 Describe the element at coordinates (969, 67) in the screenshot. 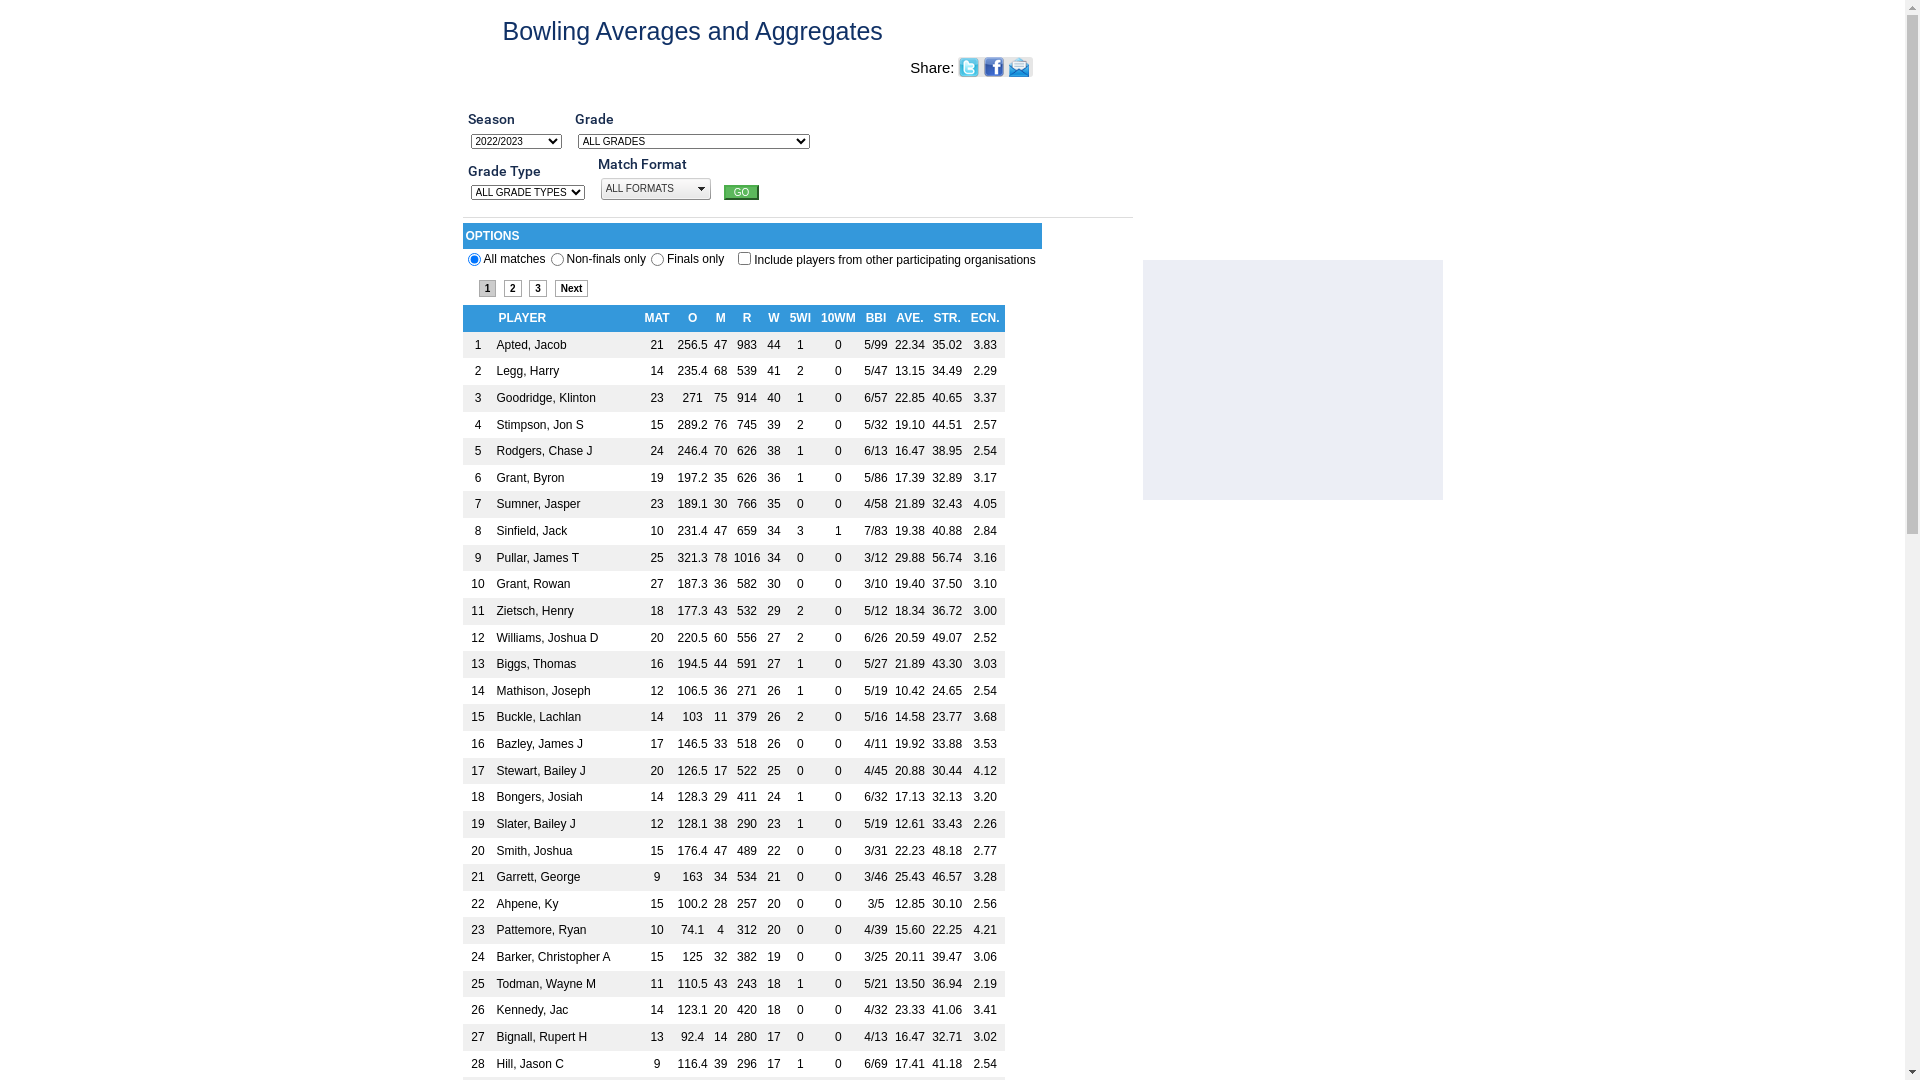

I see `'Tweet this'` at that location.